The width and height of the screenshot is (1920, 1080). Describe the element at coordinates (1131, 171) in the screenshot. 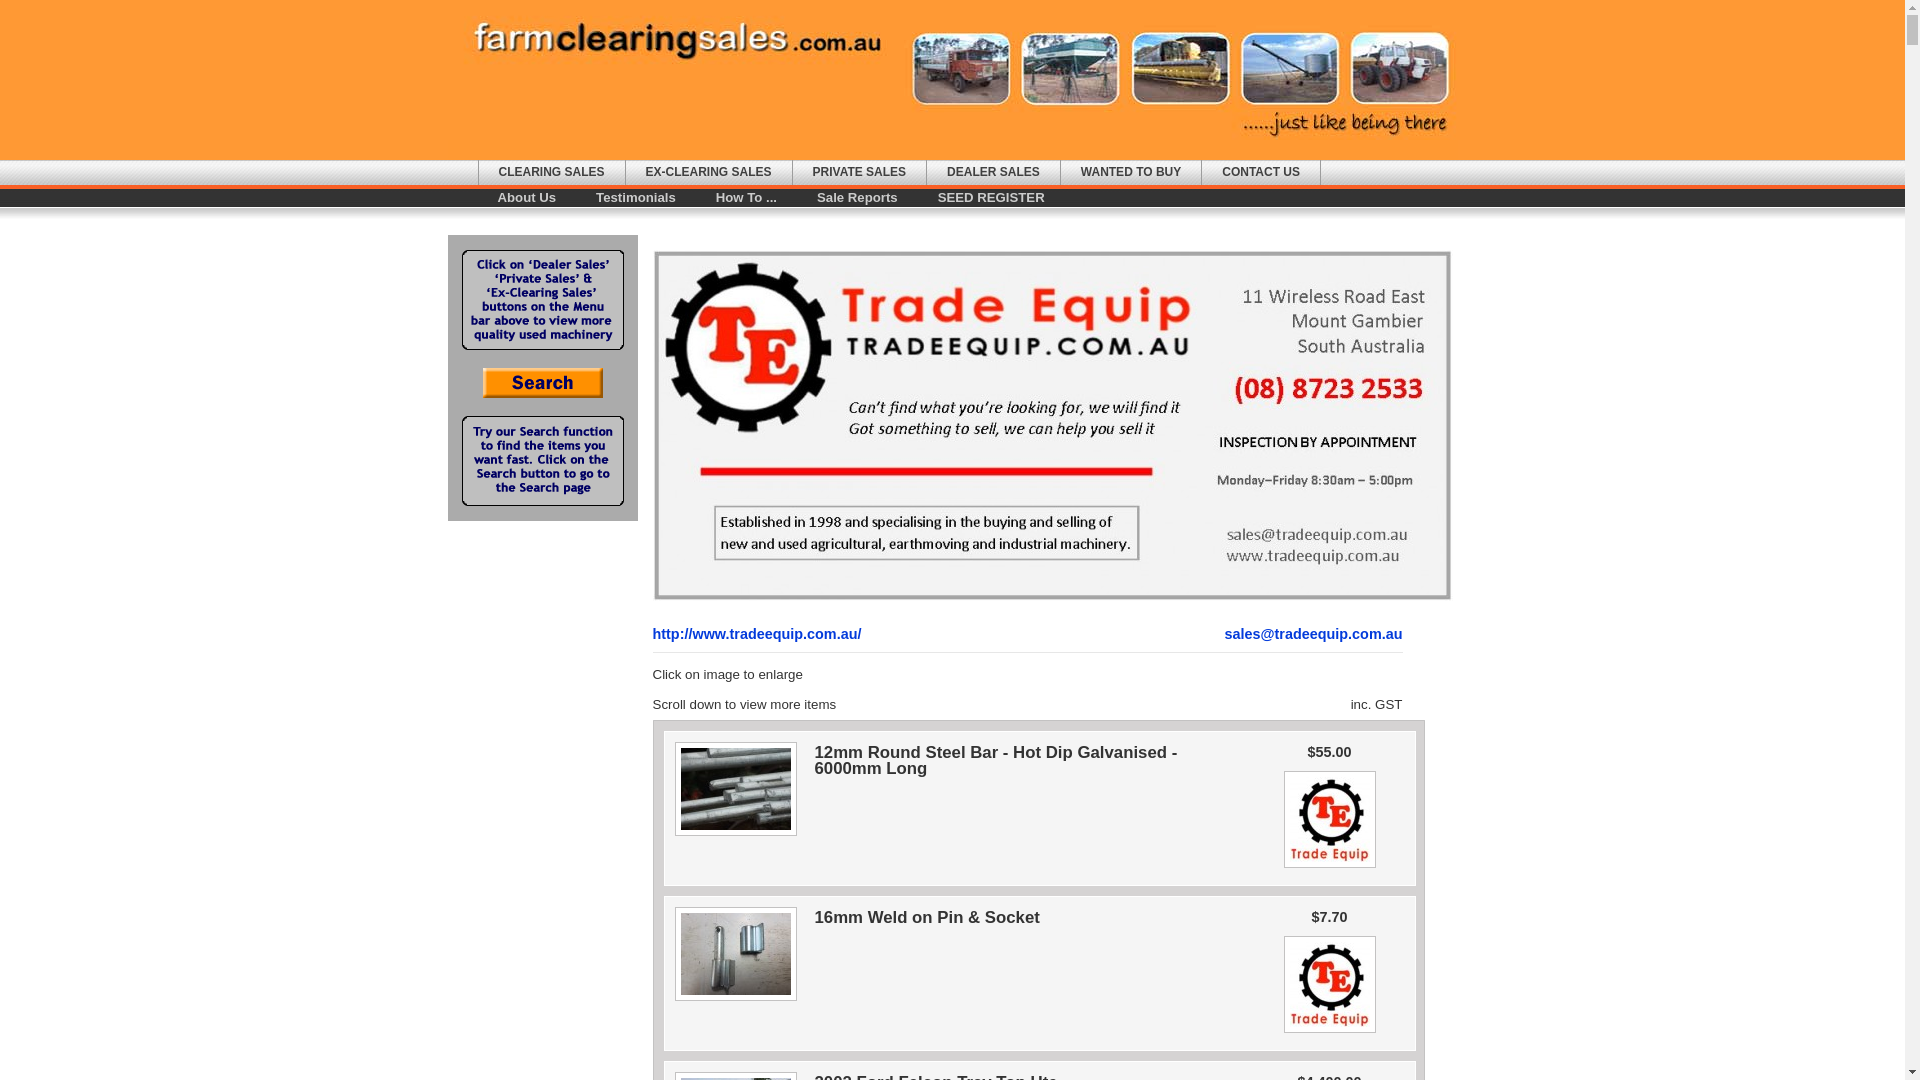

I see `'WANTED TO BUY'` at that location.